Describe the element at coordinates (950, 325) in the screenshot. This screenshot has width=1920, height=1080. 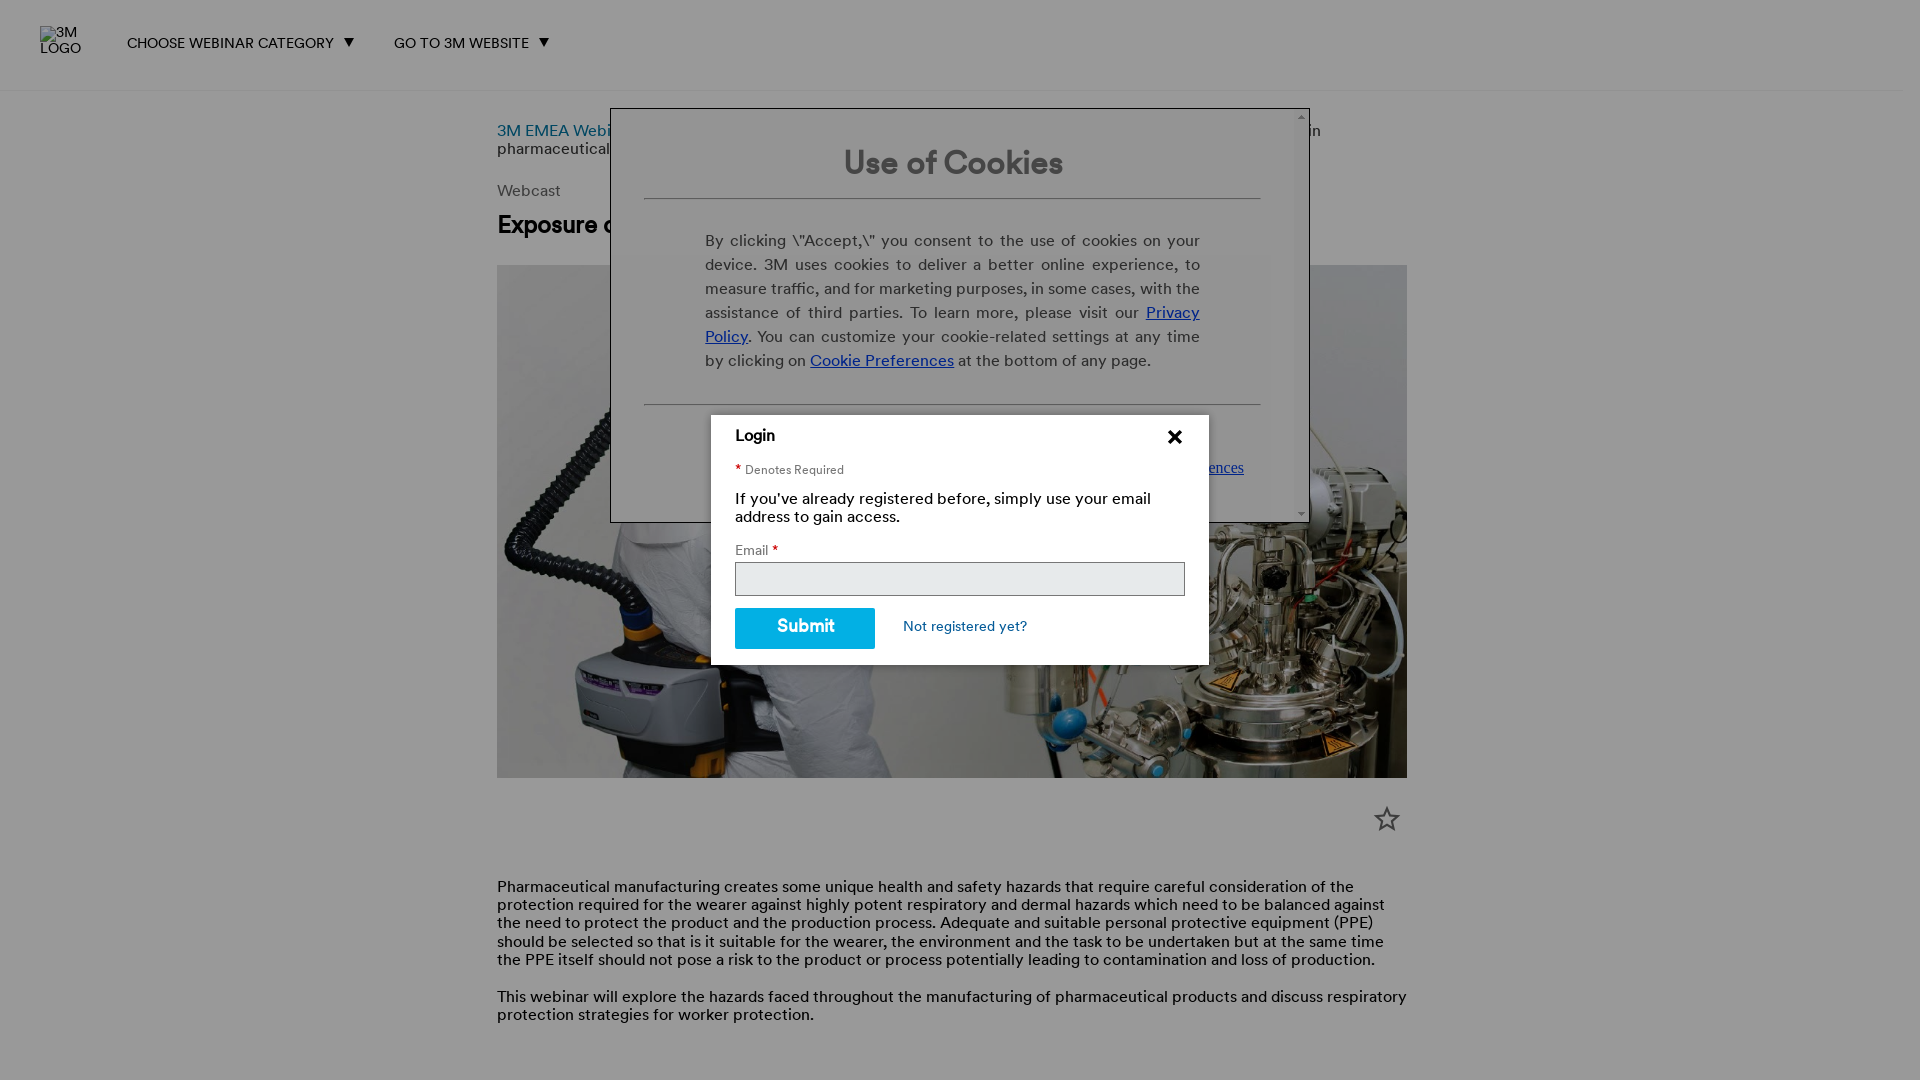
I see `'Privacy Policy'` at that location.